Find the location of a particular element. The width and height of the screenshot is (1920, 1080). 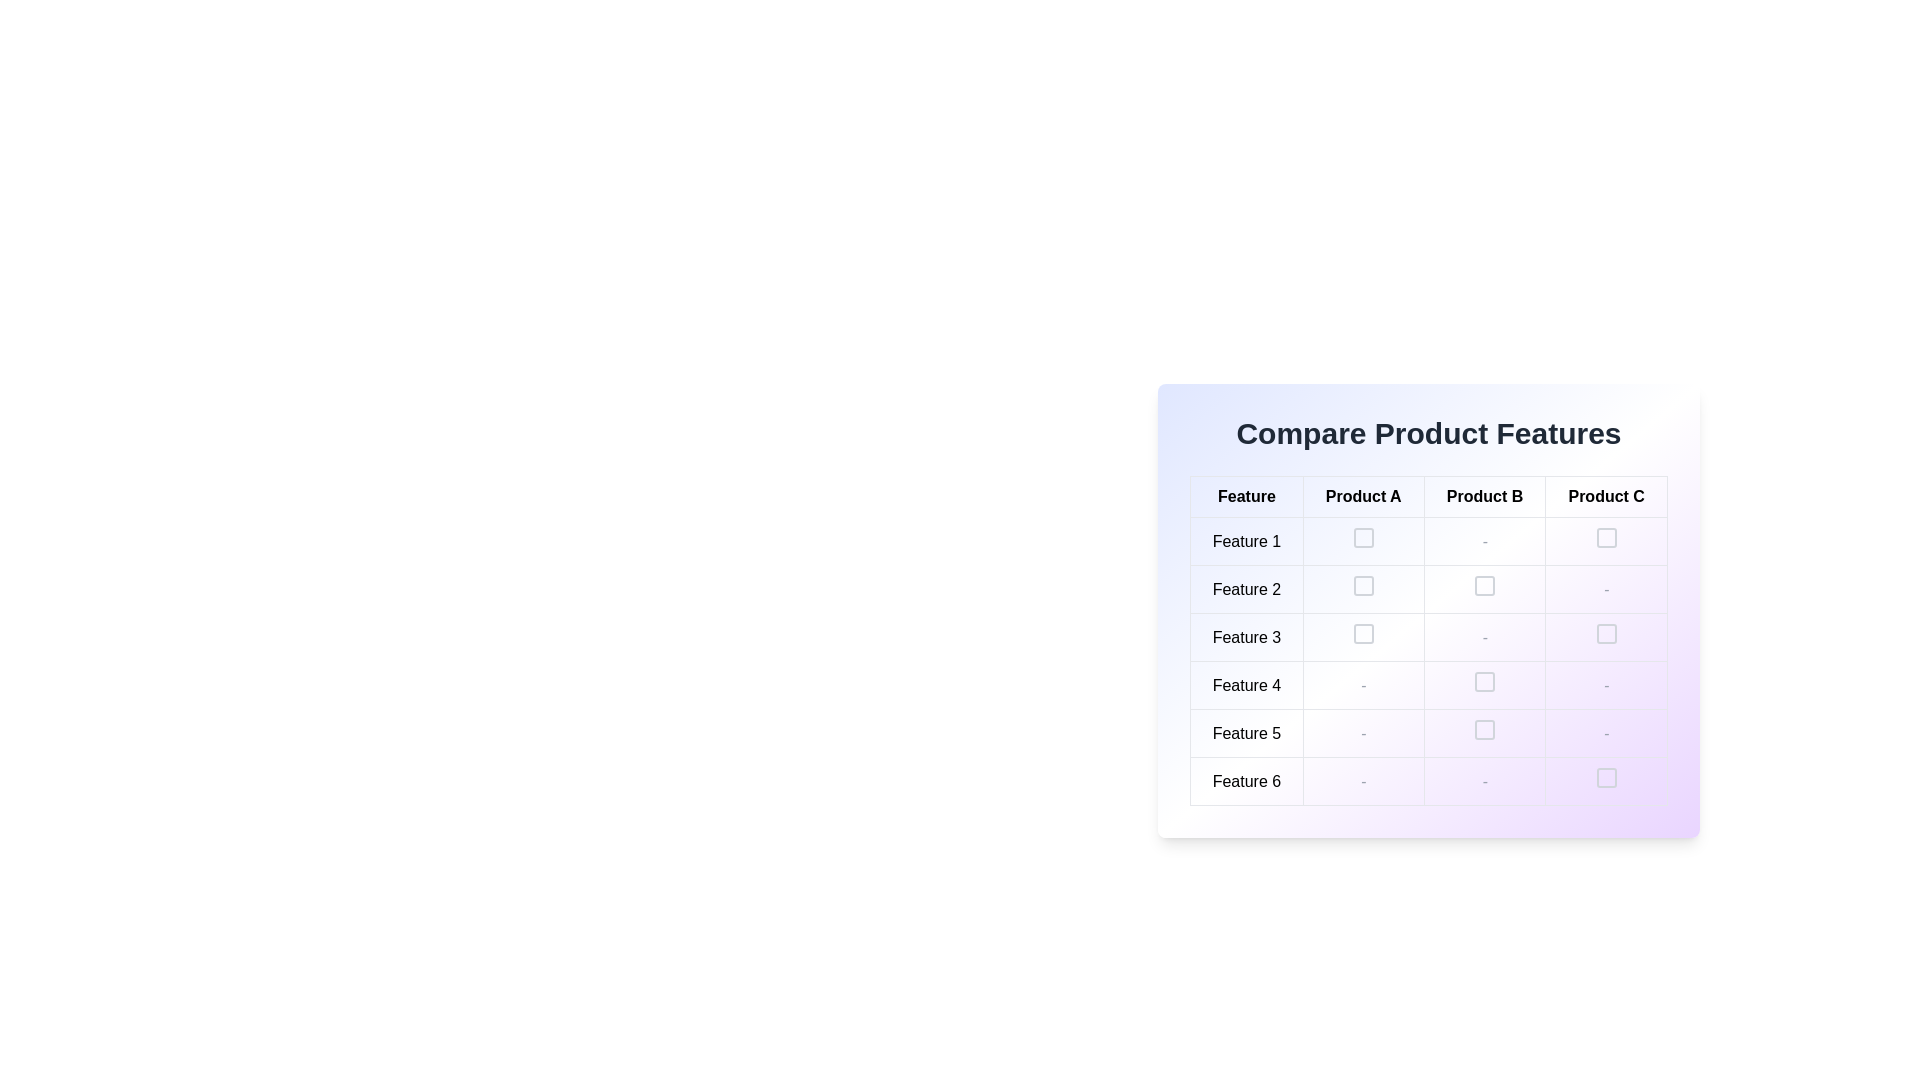

the faint gray italic hyphen representing an absence of value in the 'Product B' column of 'Feature 6' in the comparison table is located at coordinates (1362, 779).